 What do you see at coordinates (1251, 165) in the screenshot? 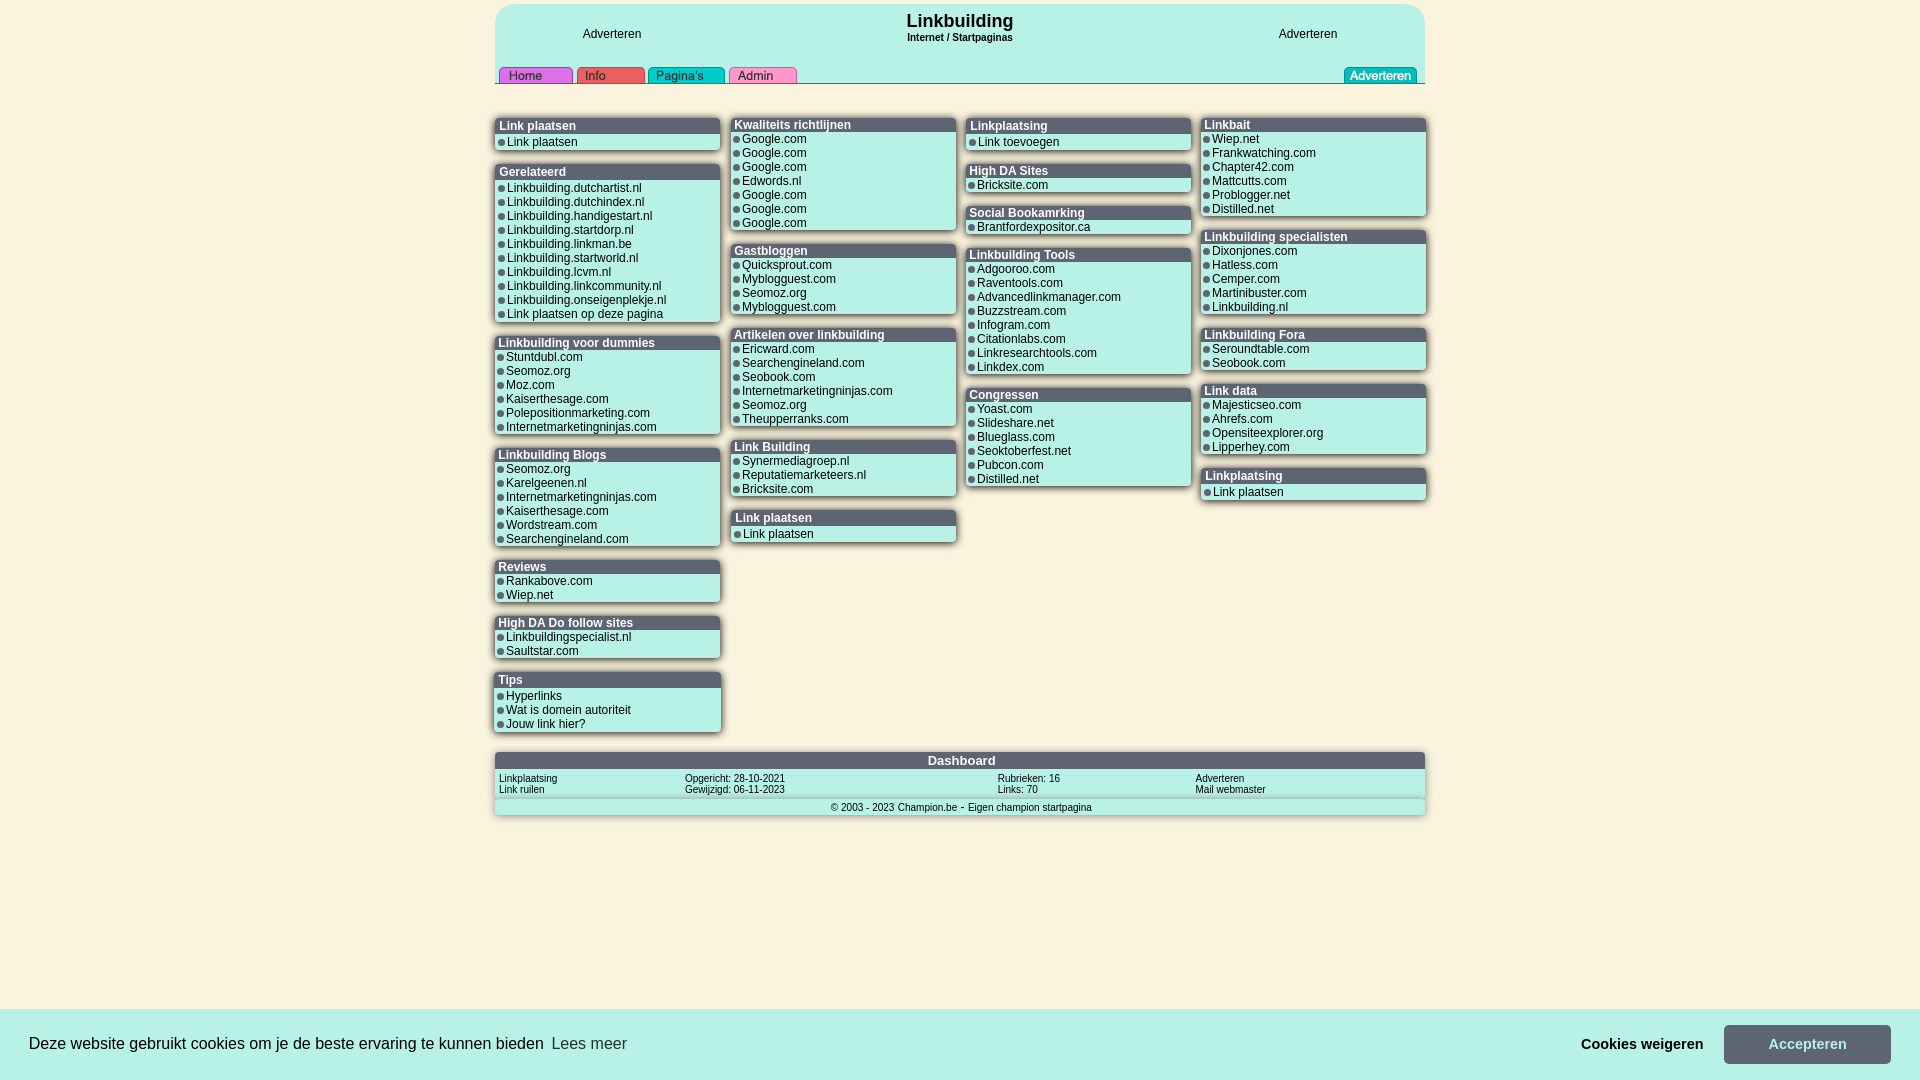
I see `'Chapter42.com'` at bounding box center [1251, 165].